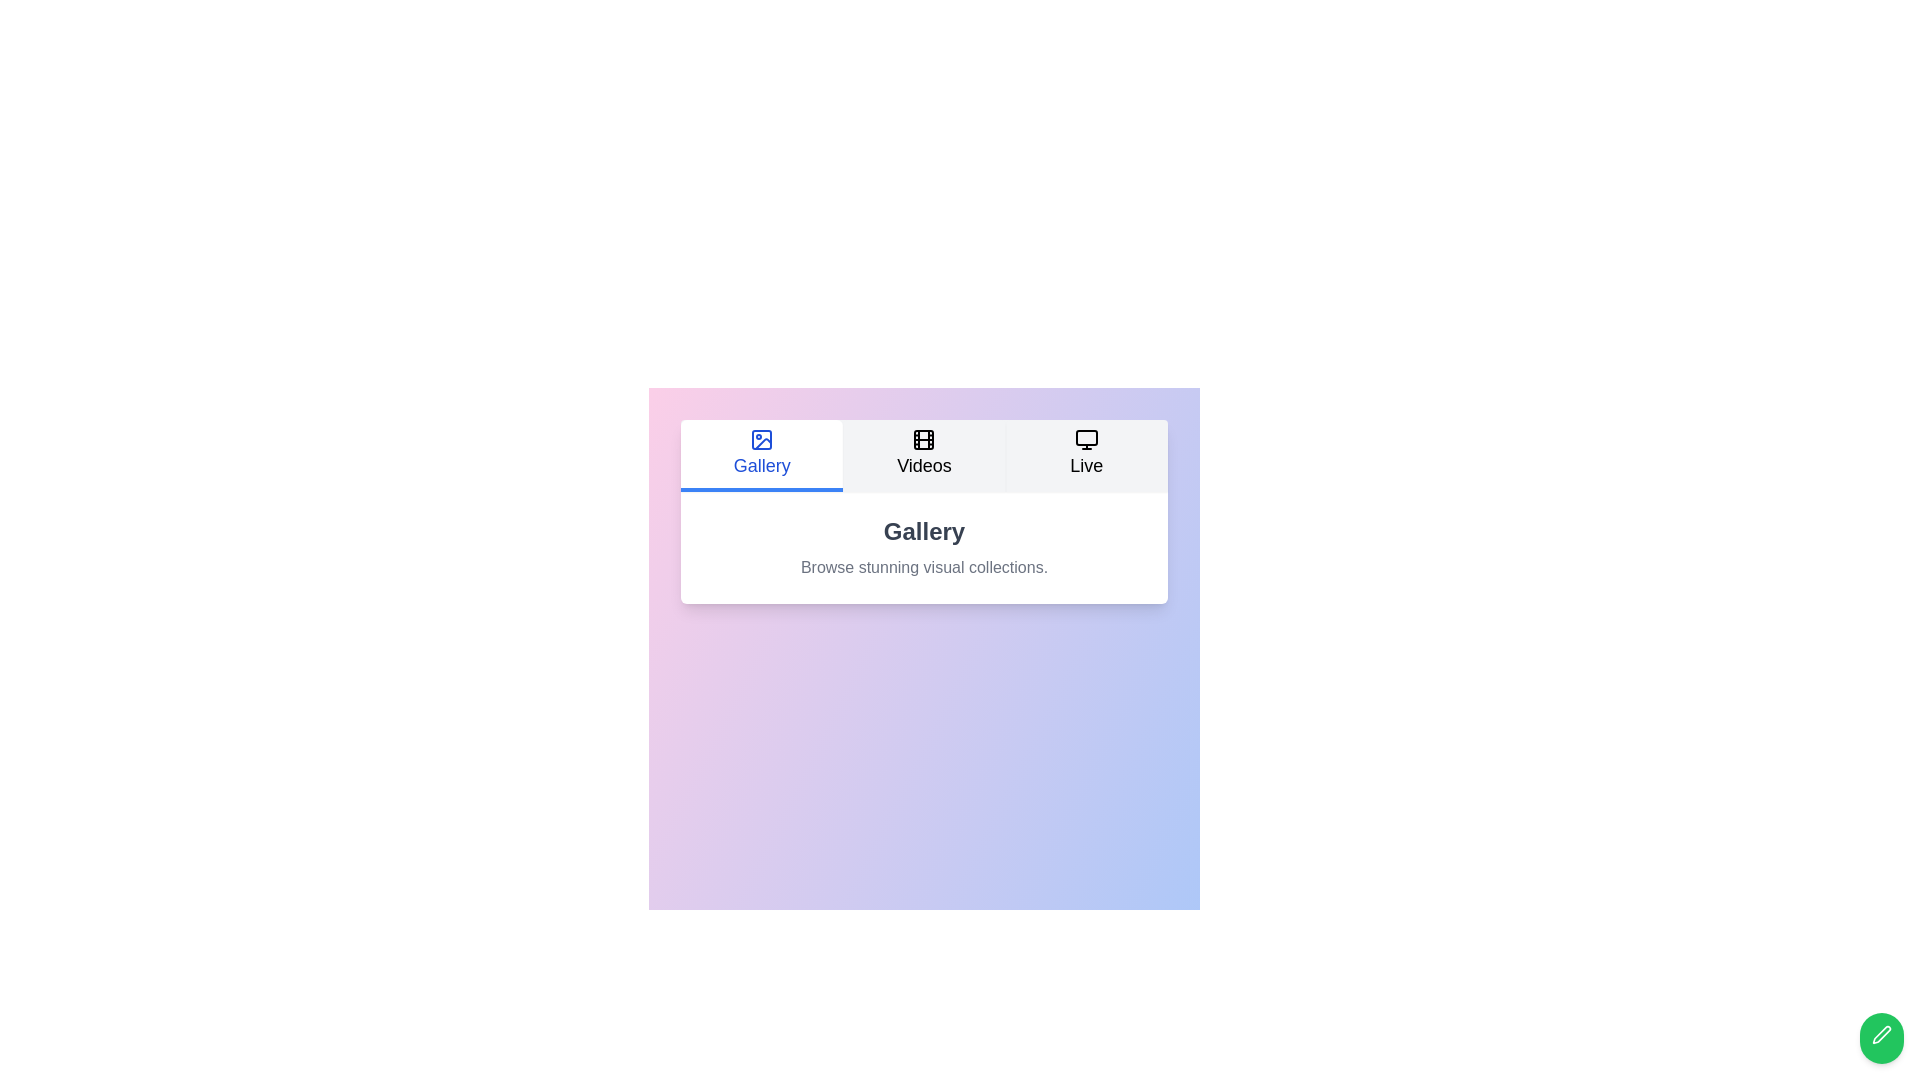  What do you see at coordinates (1880, 1034) in the screenshot?
I see `the green circular button with a pen icon at the bottom right corner of the screen to close the modal` at bounding box center [1880, 1034].